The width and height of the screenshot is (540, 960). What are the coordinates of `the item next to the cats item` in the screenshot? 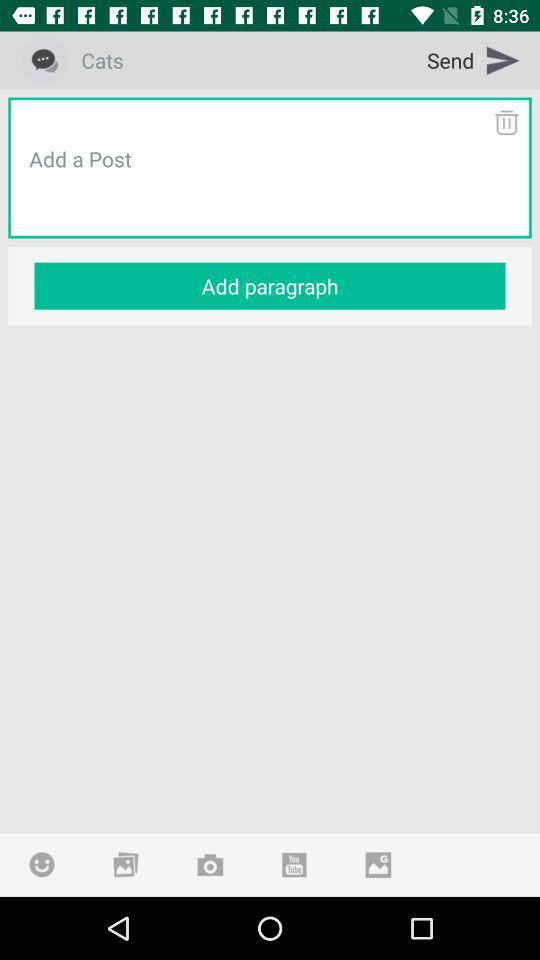 It's located at (473, 59).